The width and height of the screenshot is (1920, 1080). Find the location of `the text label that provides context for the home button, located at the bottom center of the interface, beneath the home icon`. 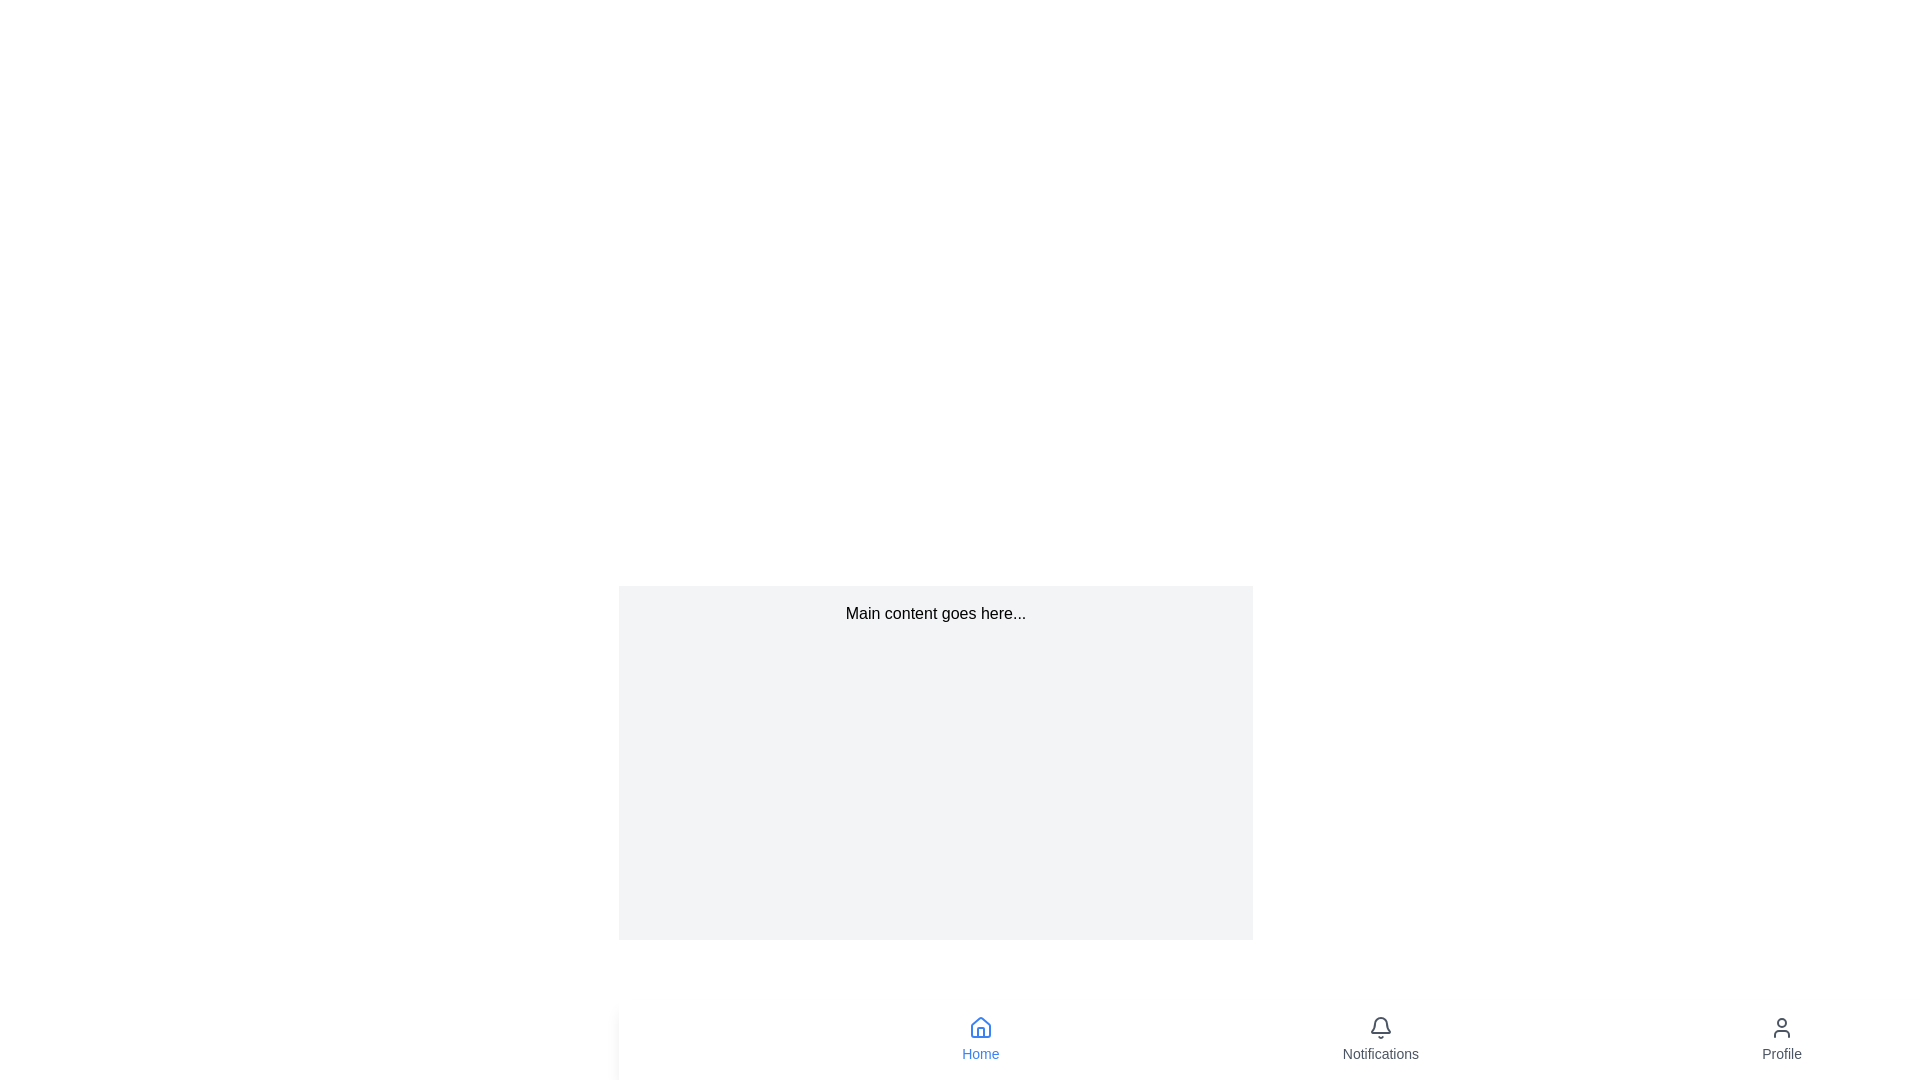

the text label that provides context for the home button, located at the bottom center of the interface, beneath the home icon is located at coordinates (980, 1052).